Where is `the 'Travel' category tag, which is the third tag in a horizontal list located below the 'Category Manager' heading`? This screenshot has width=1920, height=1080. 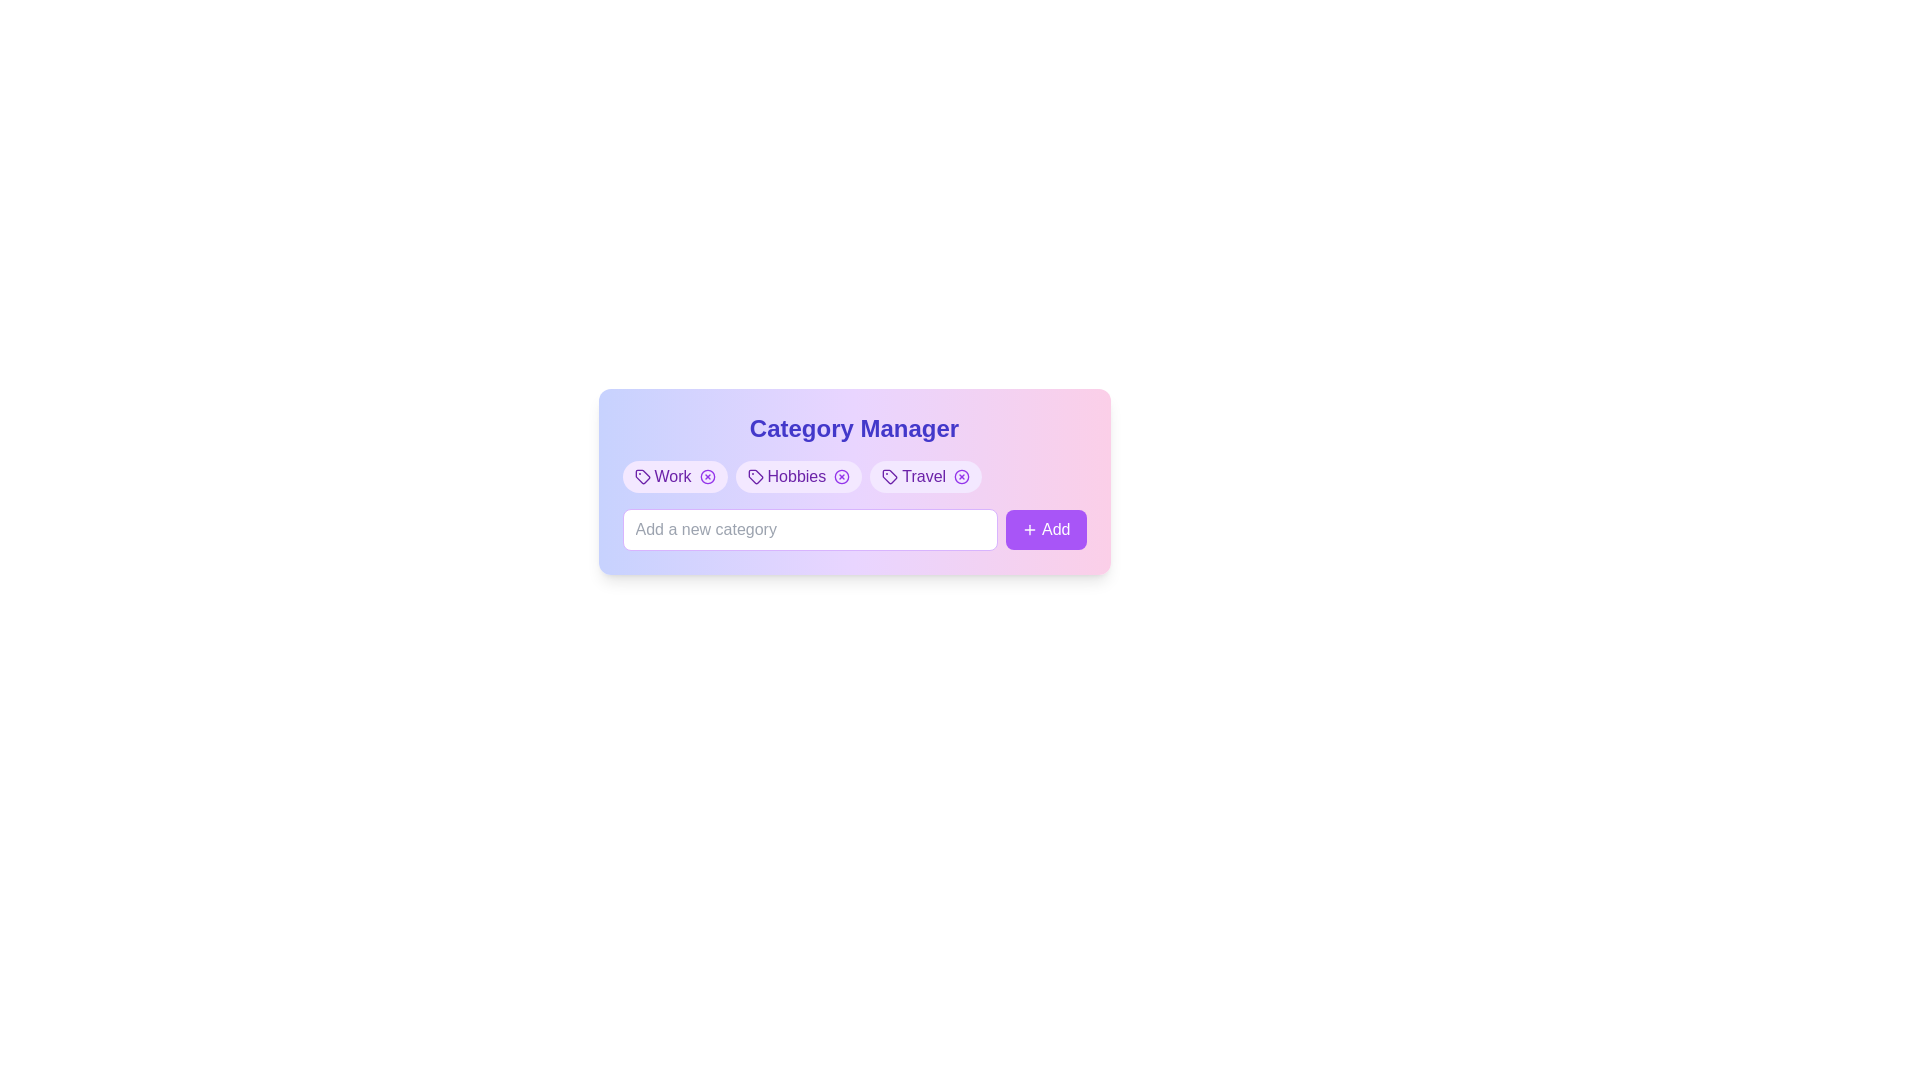 the 'Travel' category tag, which is the third tag in a horizontal list located below the 'Category Manager' heading is located at coordinates (925, 477).